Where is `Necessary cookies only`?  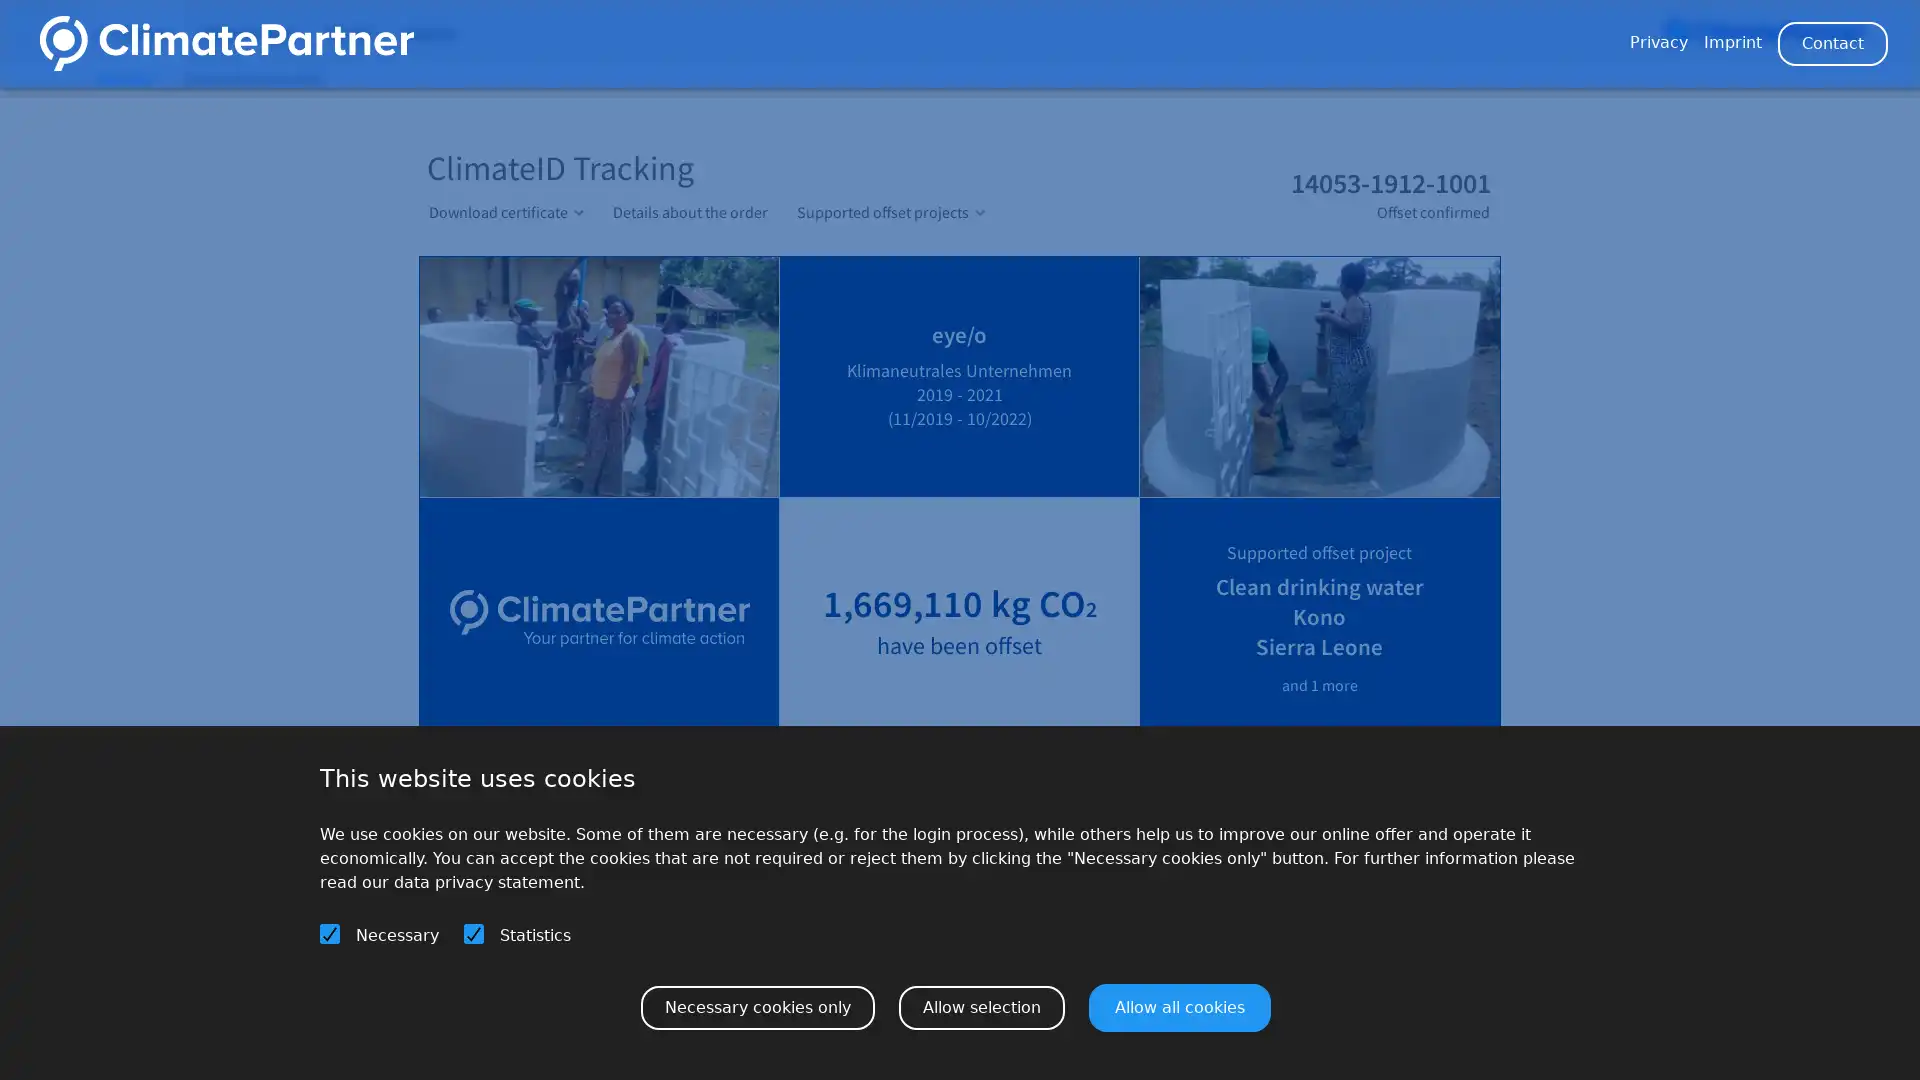
Necessary cookies only is located at coordinates (757, 1006).